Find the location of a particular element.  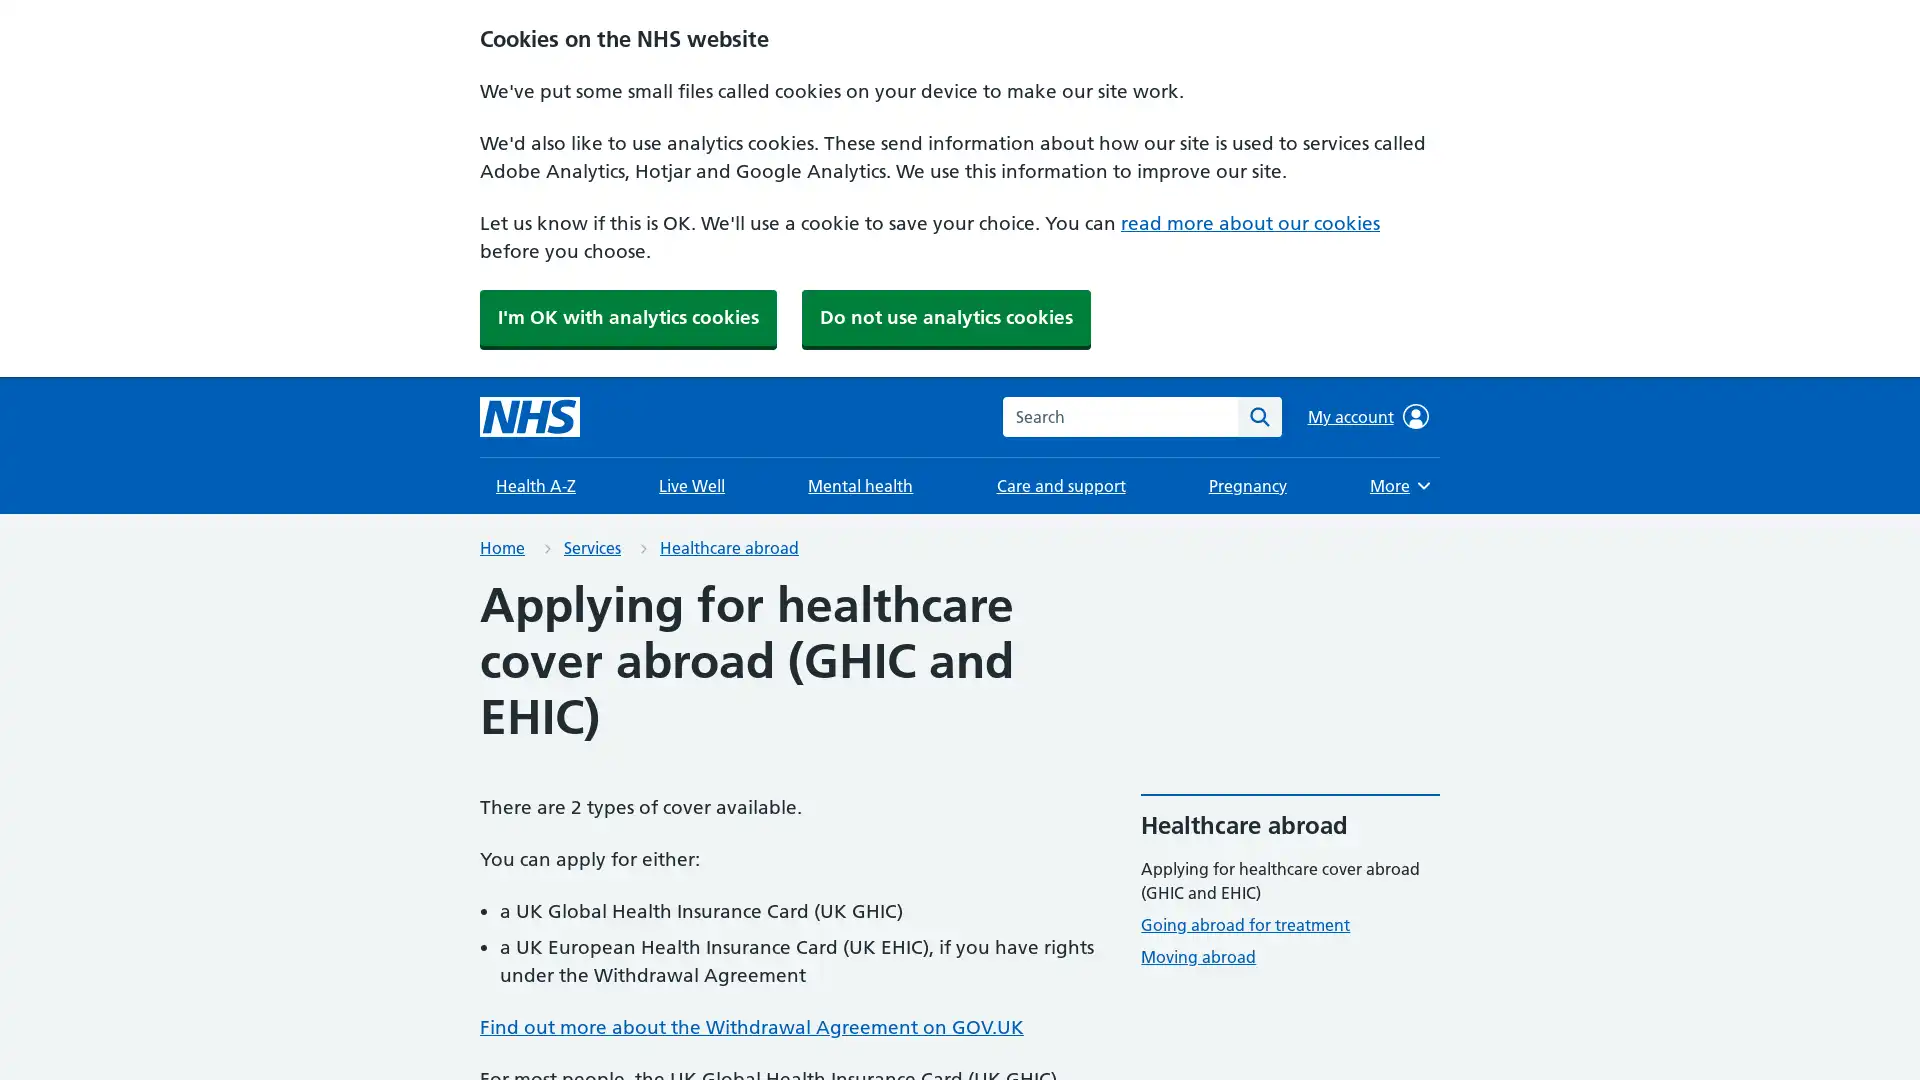

I'm OK with analytics cookies is located at coordinates (627, 316).